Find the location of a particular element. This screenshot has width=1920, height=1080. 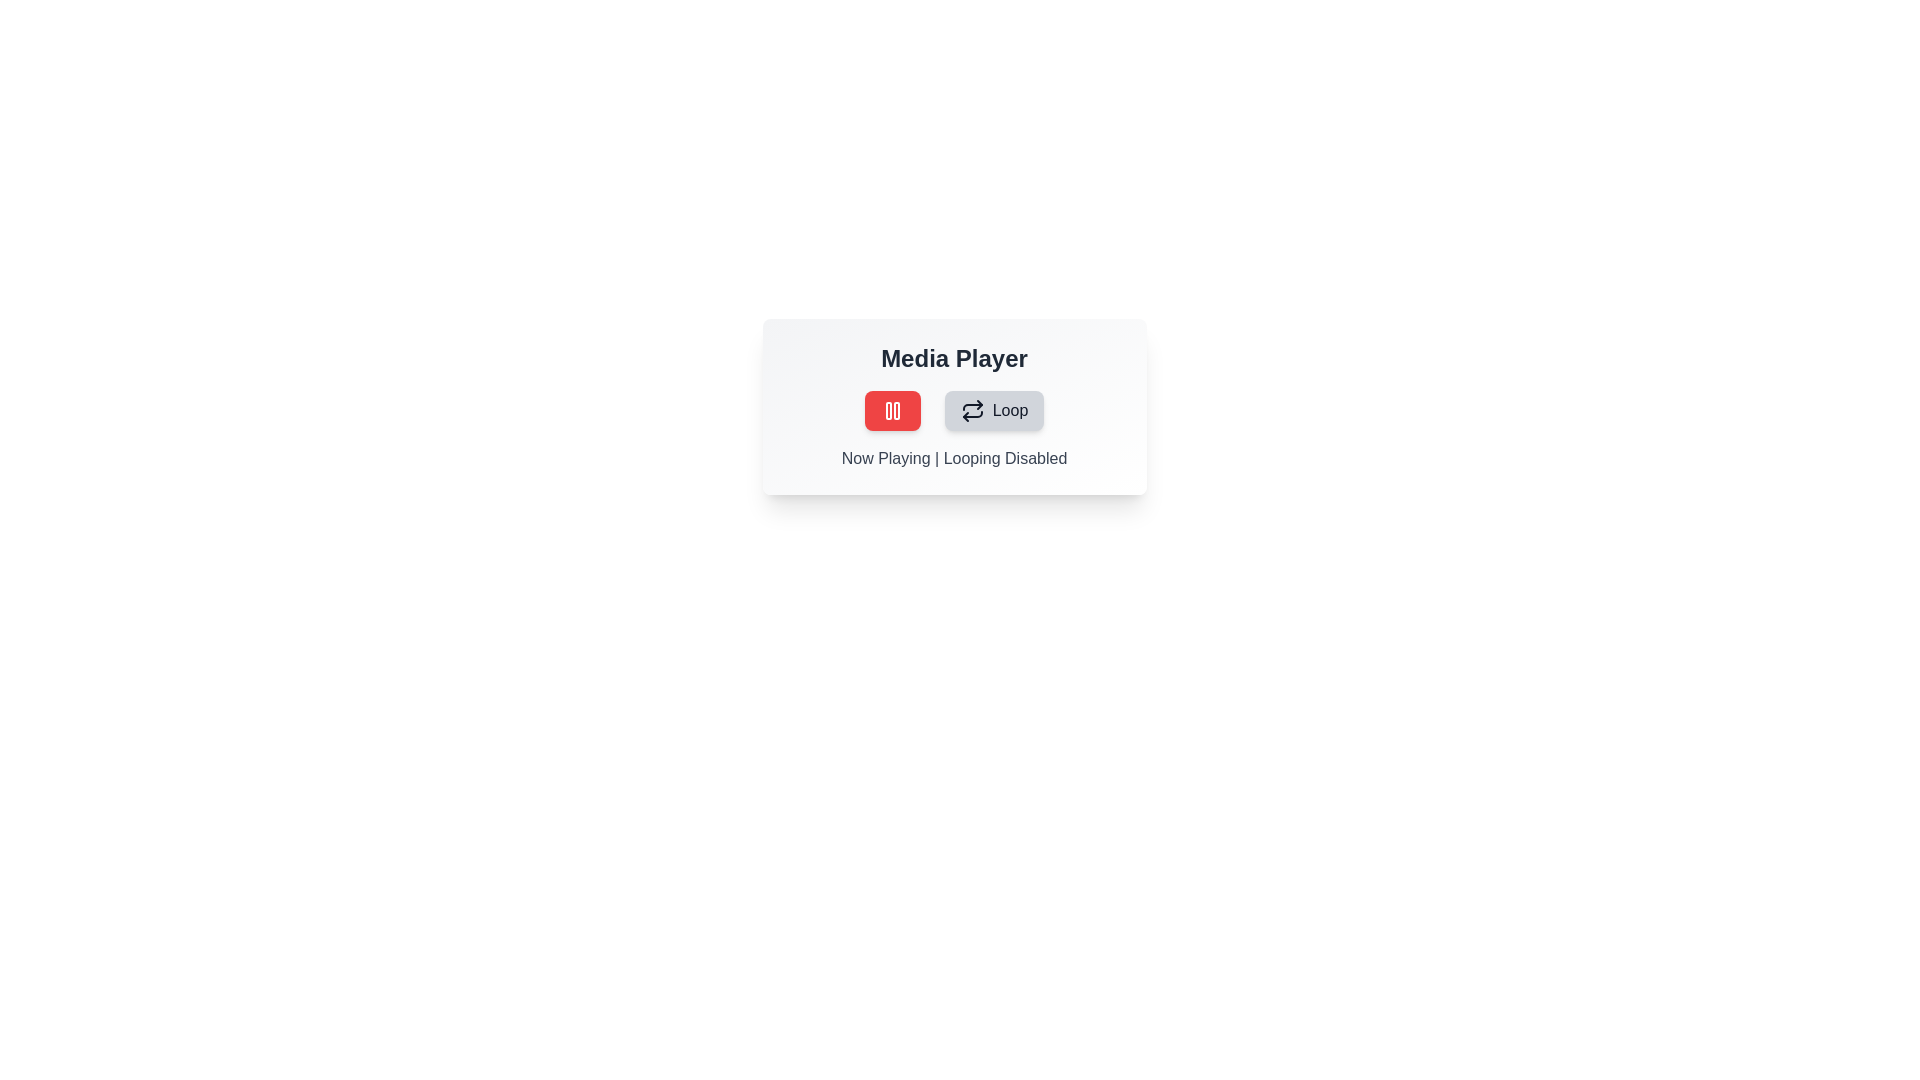

the loop_button of the MediaControlToggle component is located at coordinates (994, 410).